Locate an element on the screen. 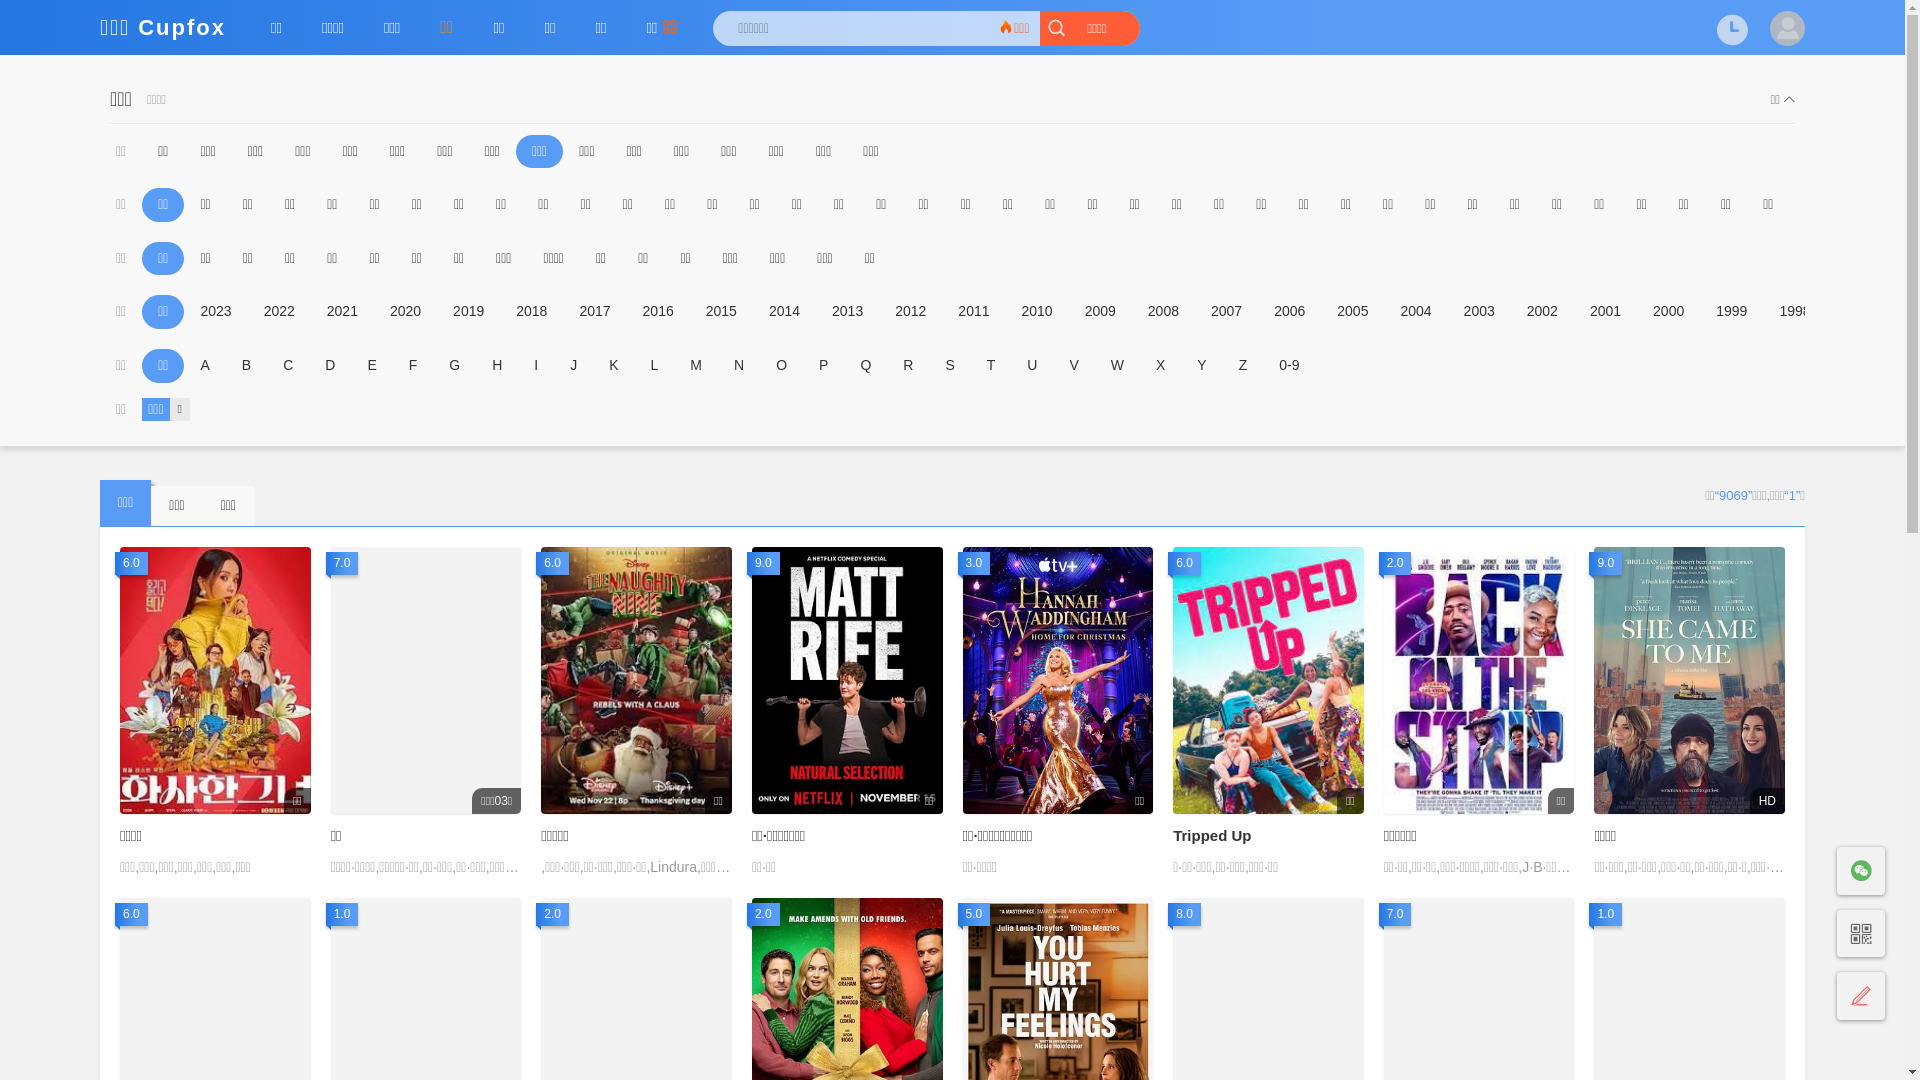  '2011' is located at coordinates (973, 312).